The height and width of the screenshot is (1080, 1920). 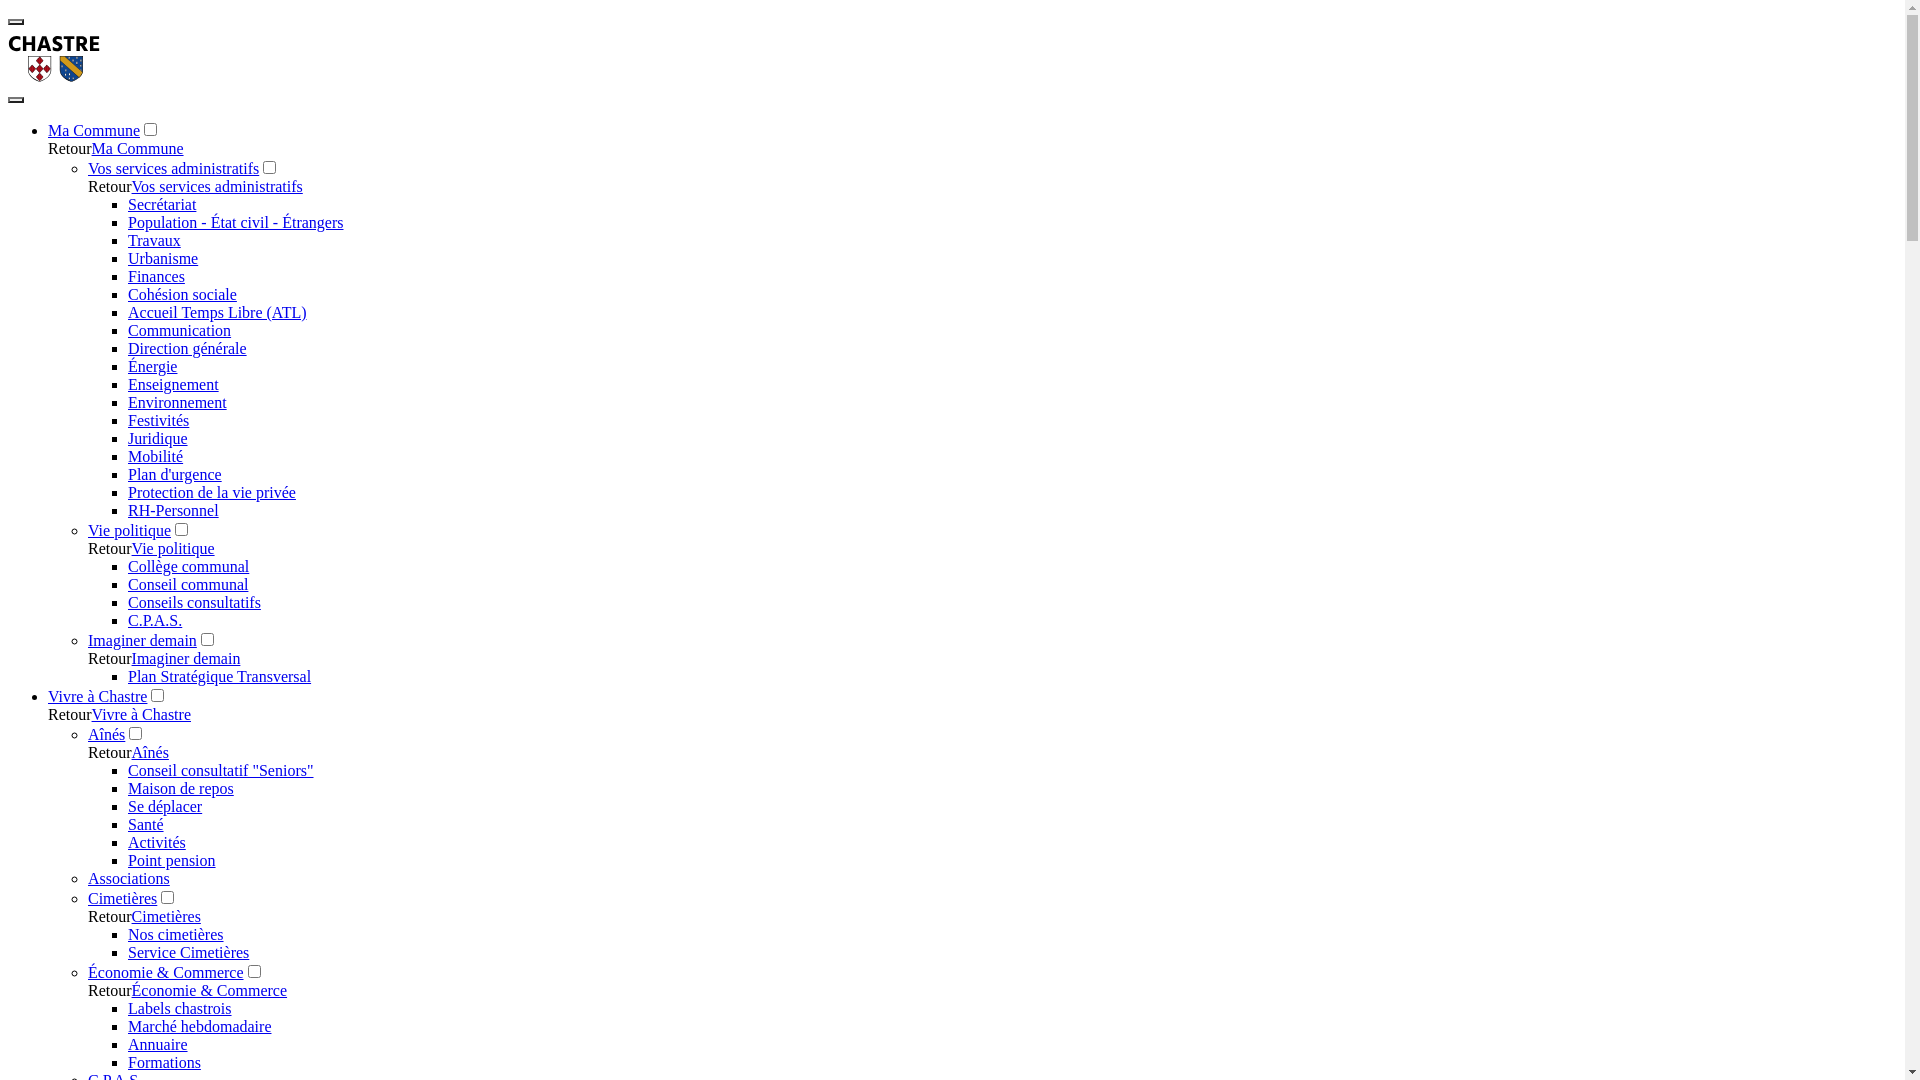 I want to click on 'Plan d'urgence', so click(x=174, y=474).